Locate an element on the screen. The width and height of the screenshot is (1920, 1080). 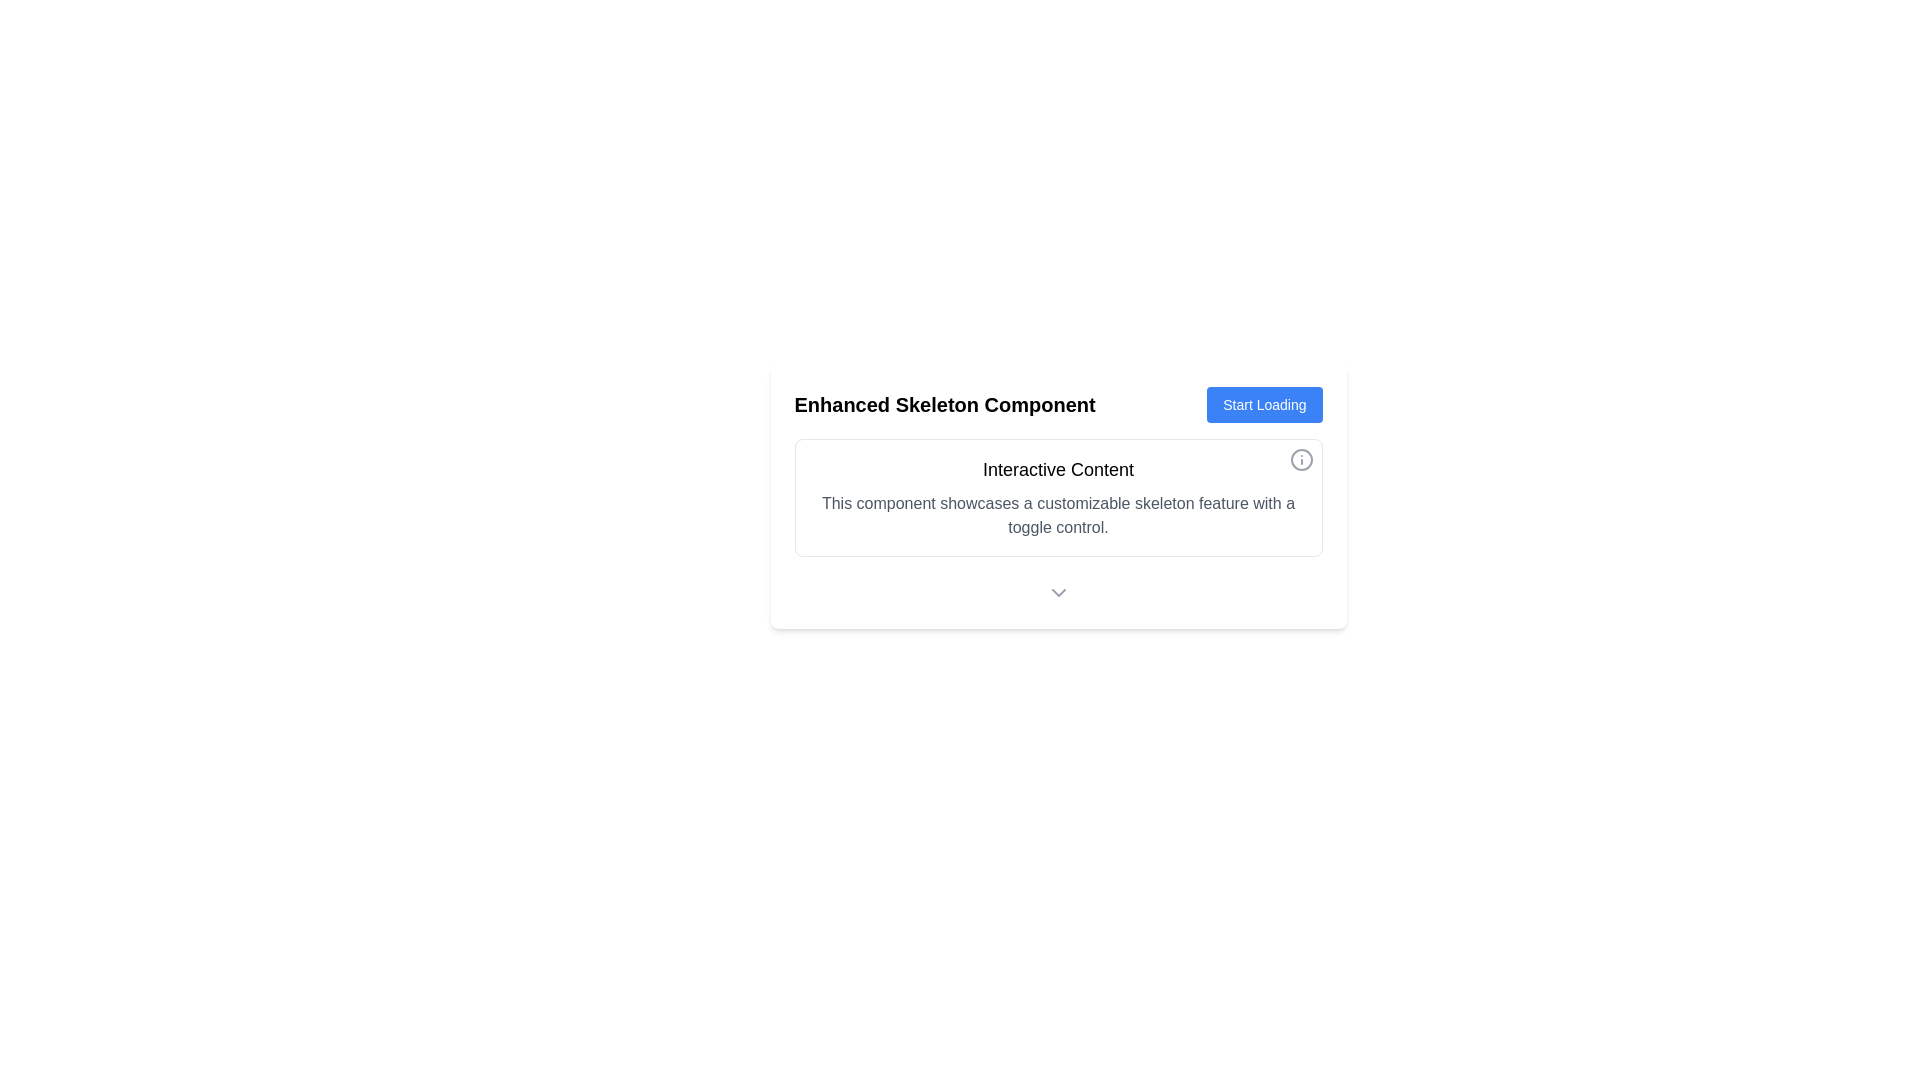
the Text Label that serves as a section title for the content under 'Enhanced Skeleton Component' is located at coordinates (1057, 470).